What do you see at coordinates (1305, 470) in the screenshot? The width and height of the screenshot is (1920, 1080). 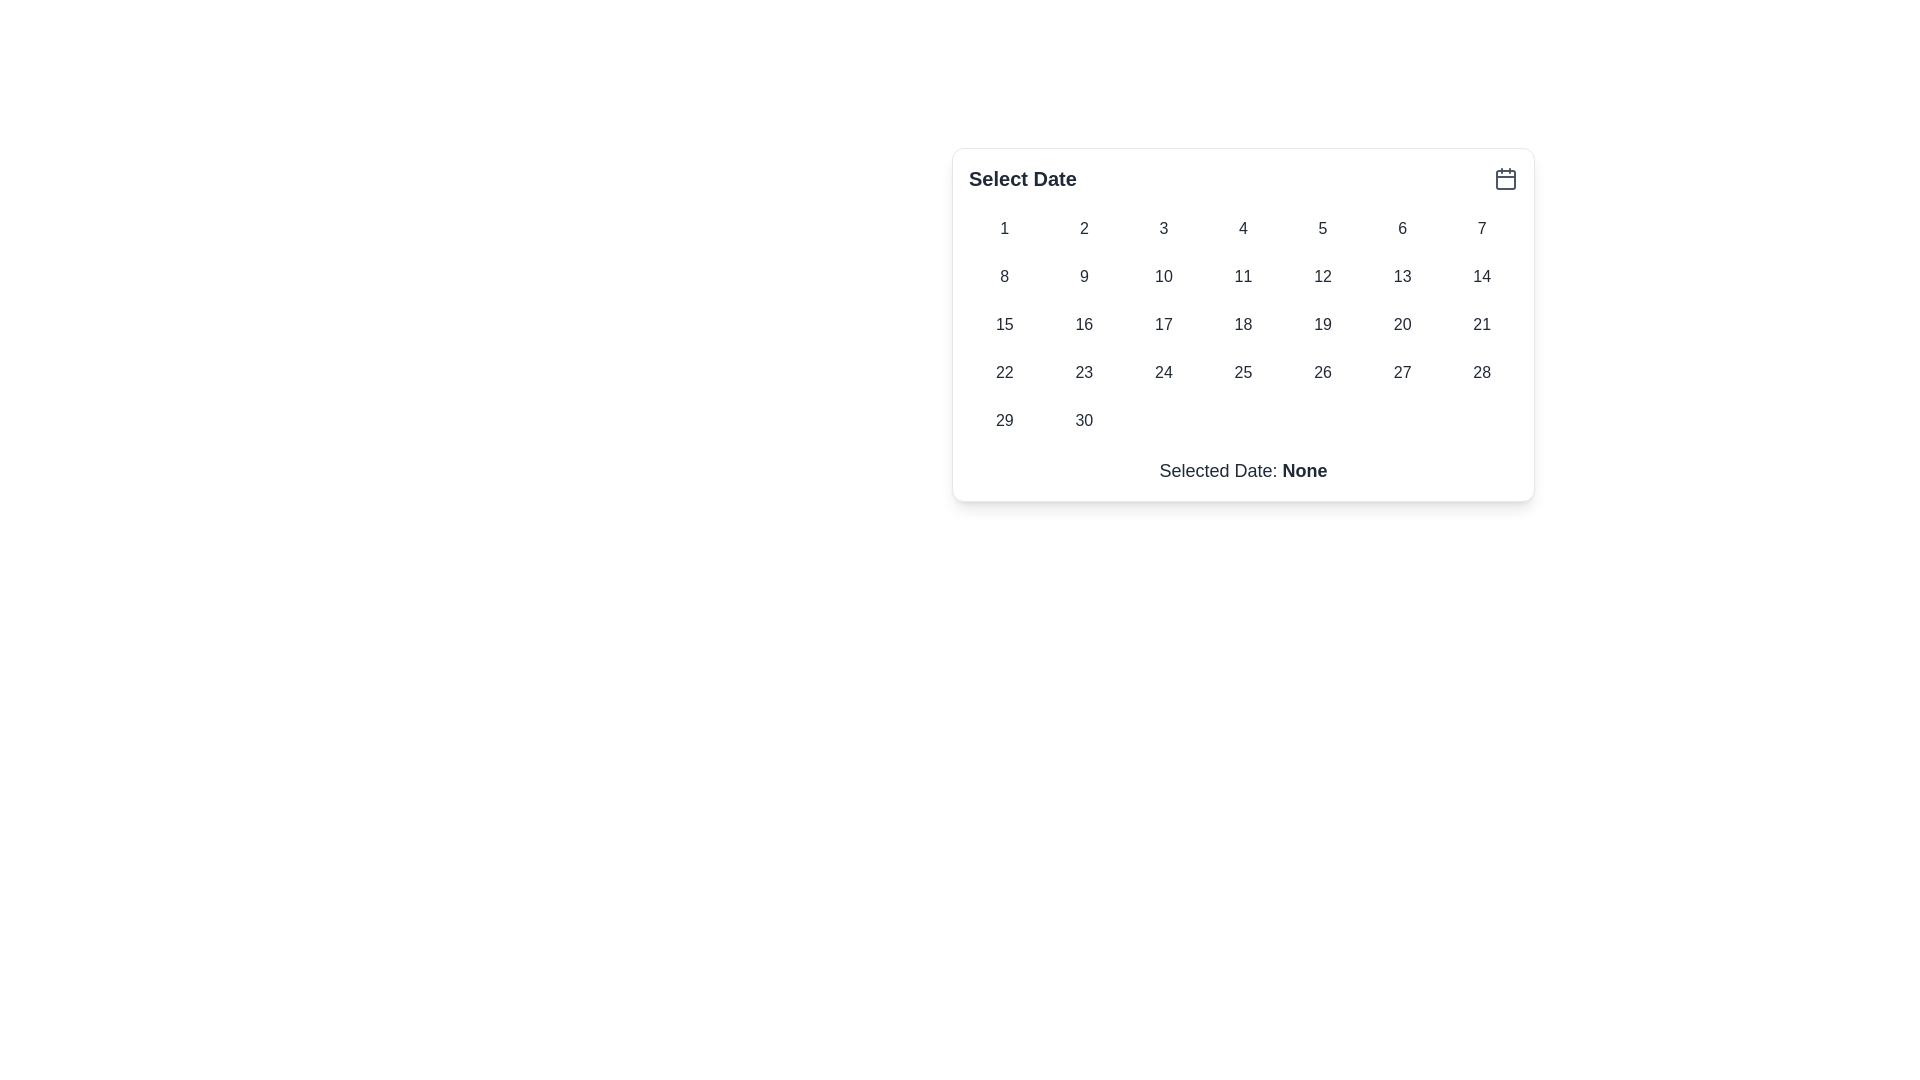 I see `the text label indicating the currently selected date, which currently displays 'None', located to the right of the 'Selected Date:' in the date picker dialog box` at bounding box center [1305, 470].